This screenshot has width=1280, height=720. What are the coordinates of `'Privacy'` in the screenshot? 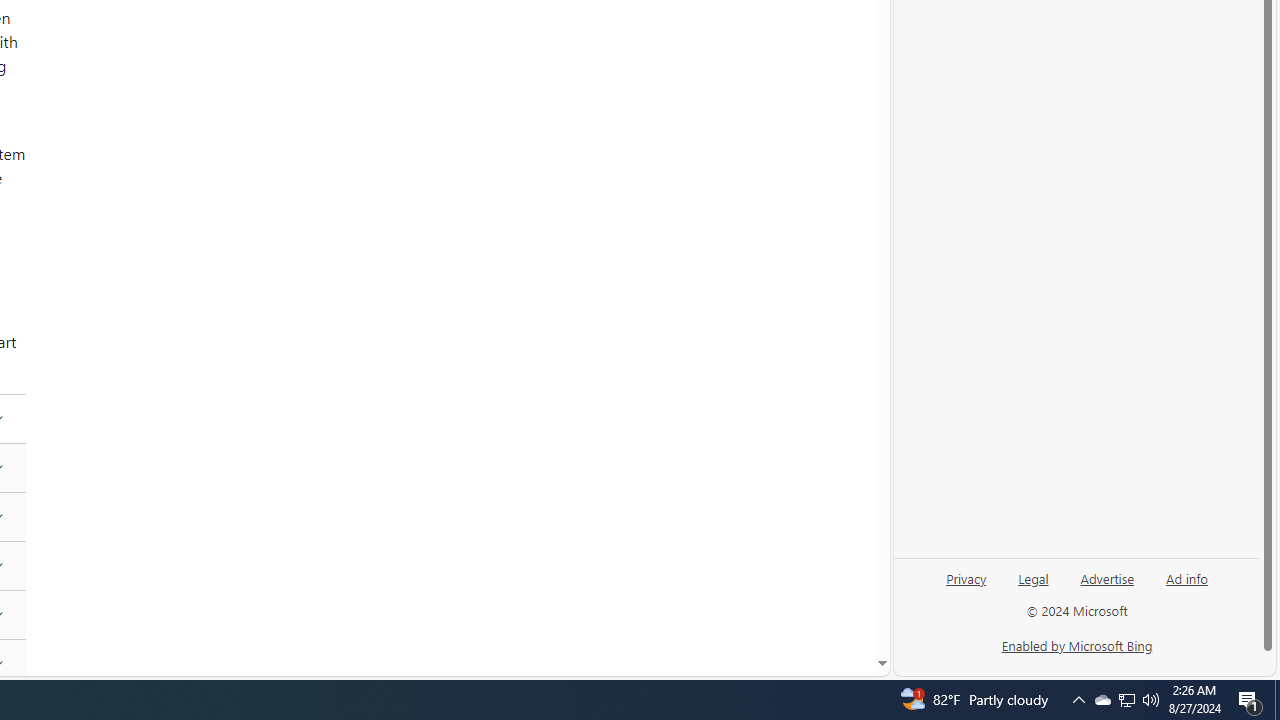 It's located at (966, 577).